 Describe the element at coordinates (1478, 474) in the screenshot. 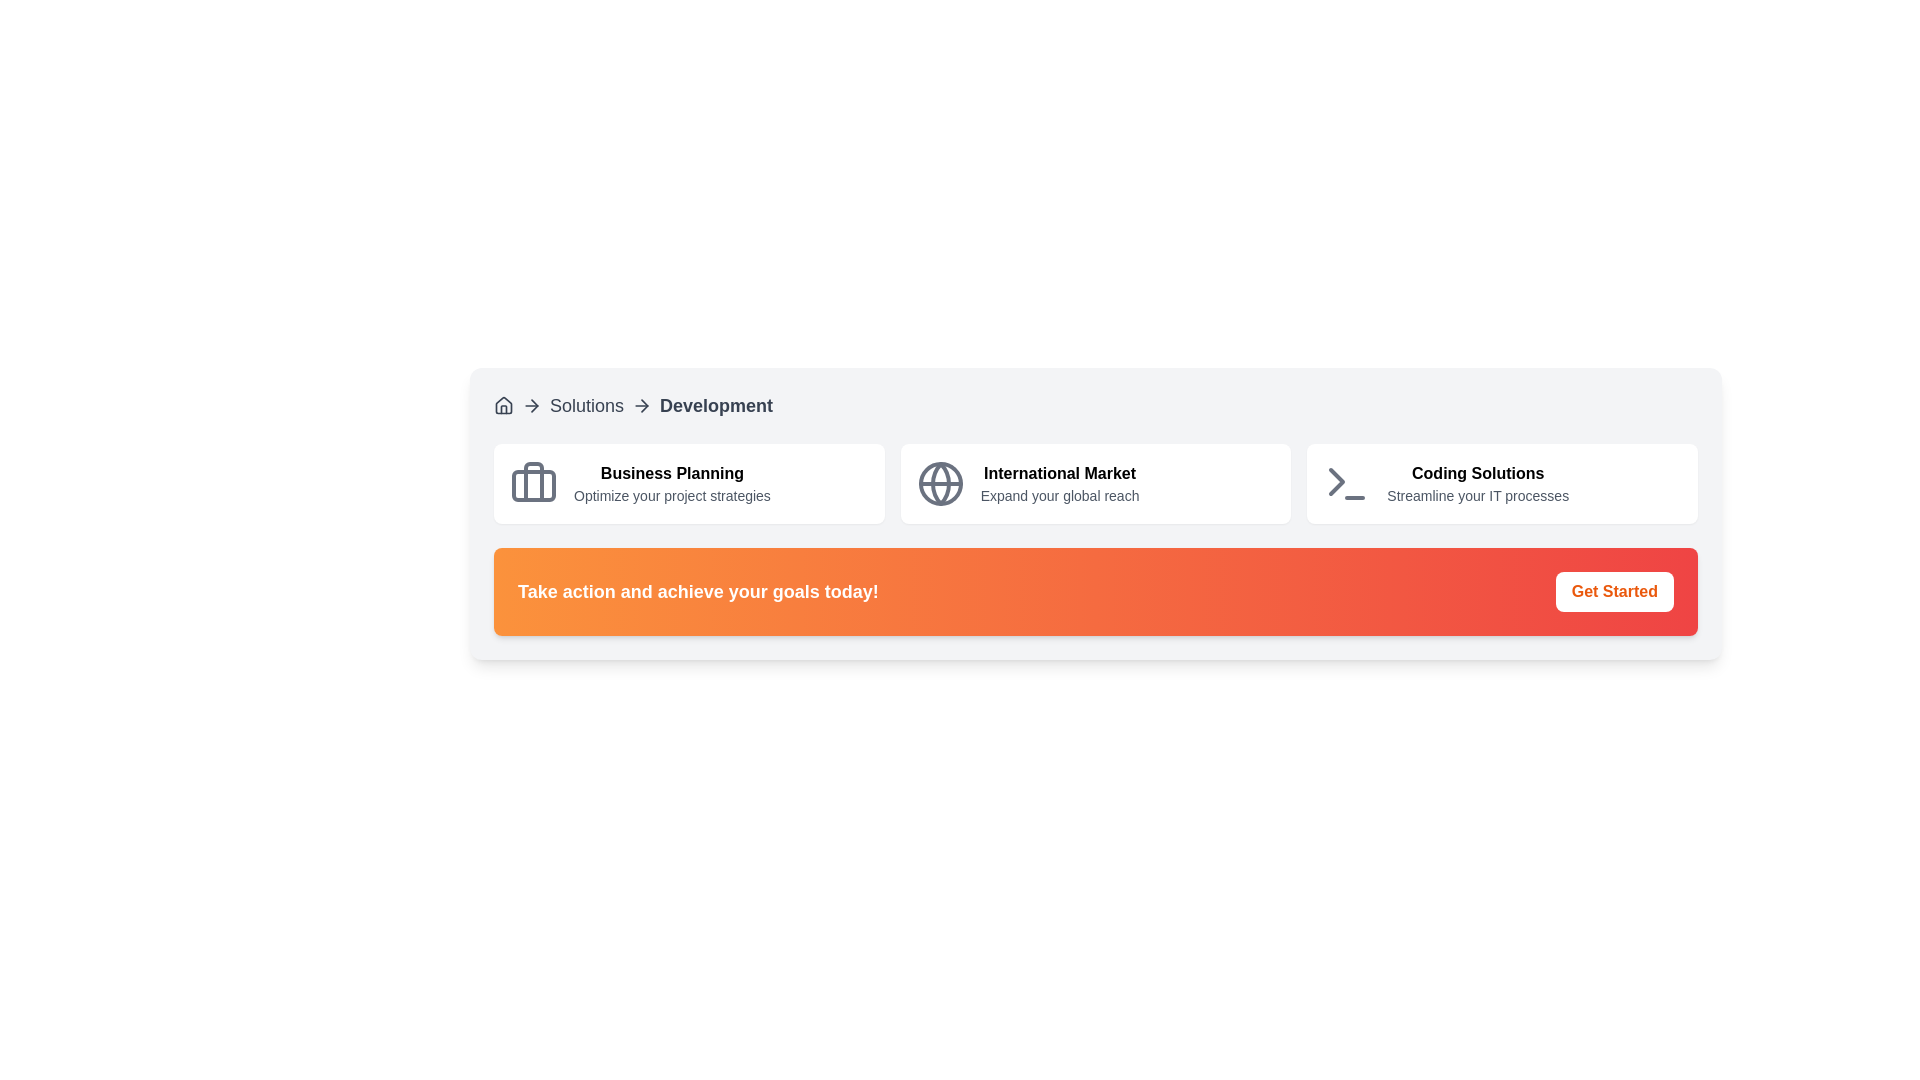

I see `the Text label that serves as a header for the third card in a horizontally arranged group of cards` at that location.